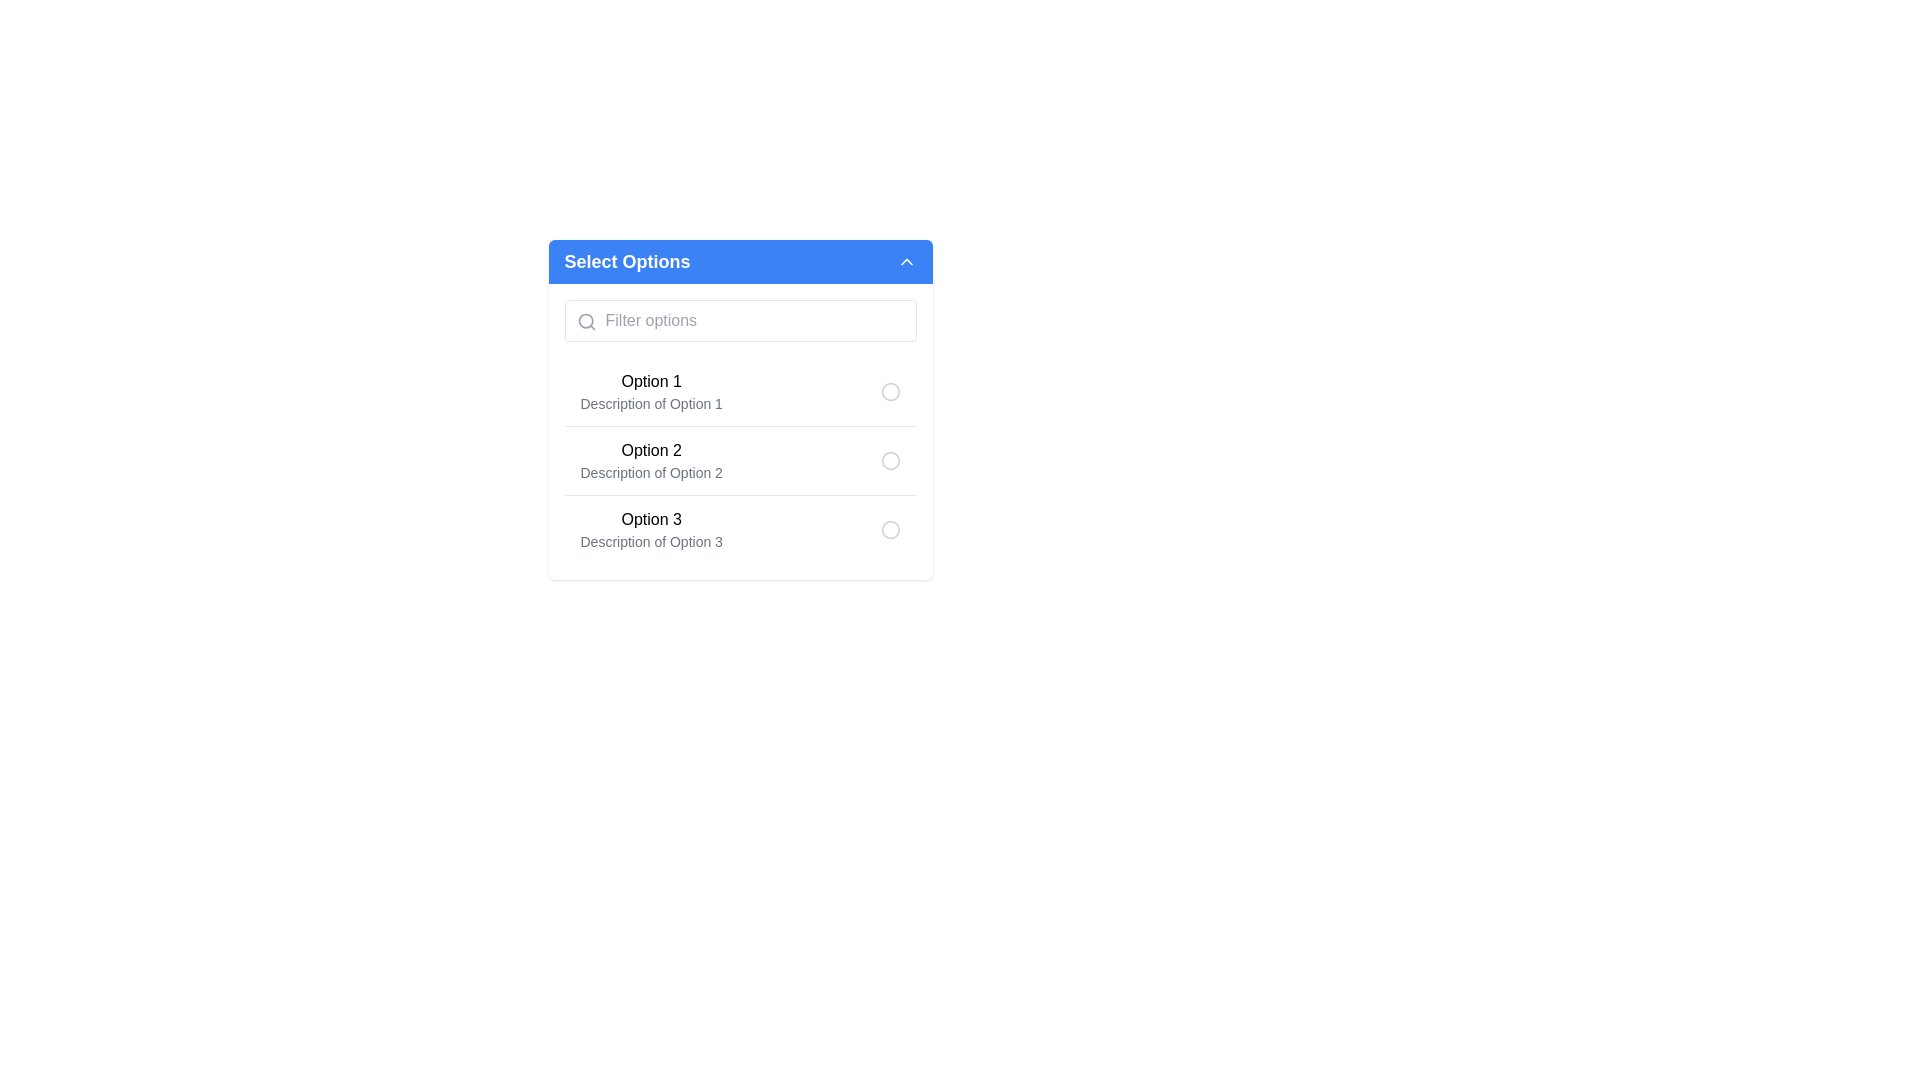 This screenshot has width=1920, height=1080. What do you see at coordinates (585, 320) in the screenshot?
I see `the search icon located within the bounds of the text input field at the top of the options panel, which visually signifies the purpose of the adjacent input field for filtering or searching` at bounding box center [585, 320].